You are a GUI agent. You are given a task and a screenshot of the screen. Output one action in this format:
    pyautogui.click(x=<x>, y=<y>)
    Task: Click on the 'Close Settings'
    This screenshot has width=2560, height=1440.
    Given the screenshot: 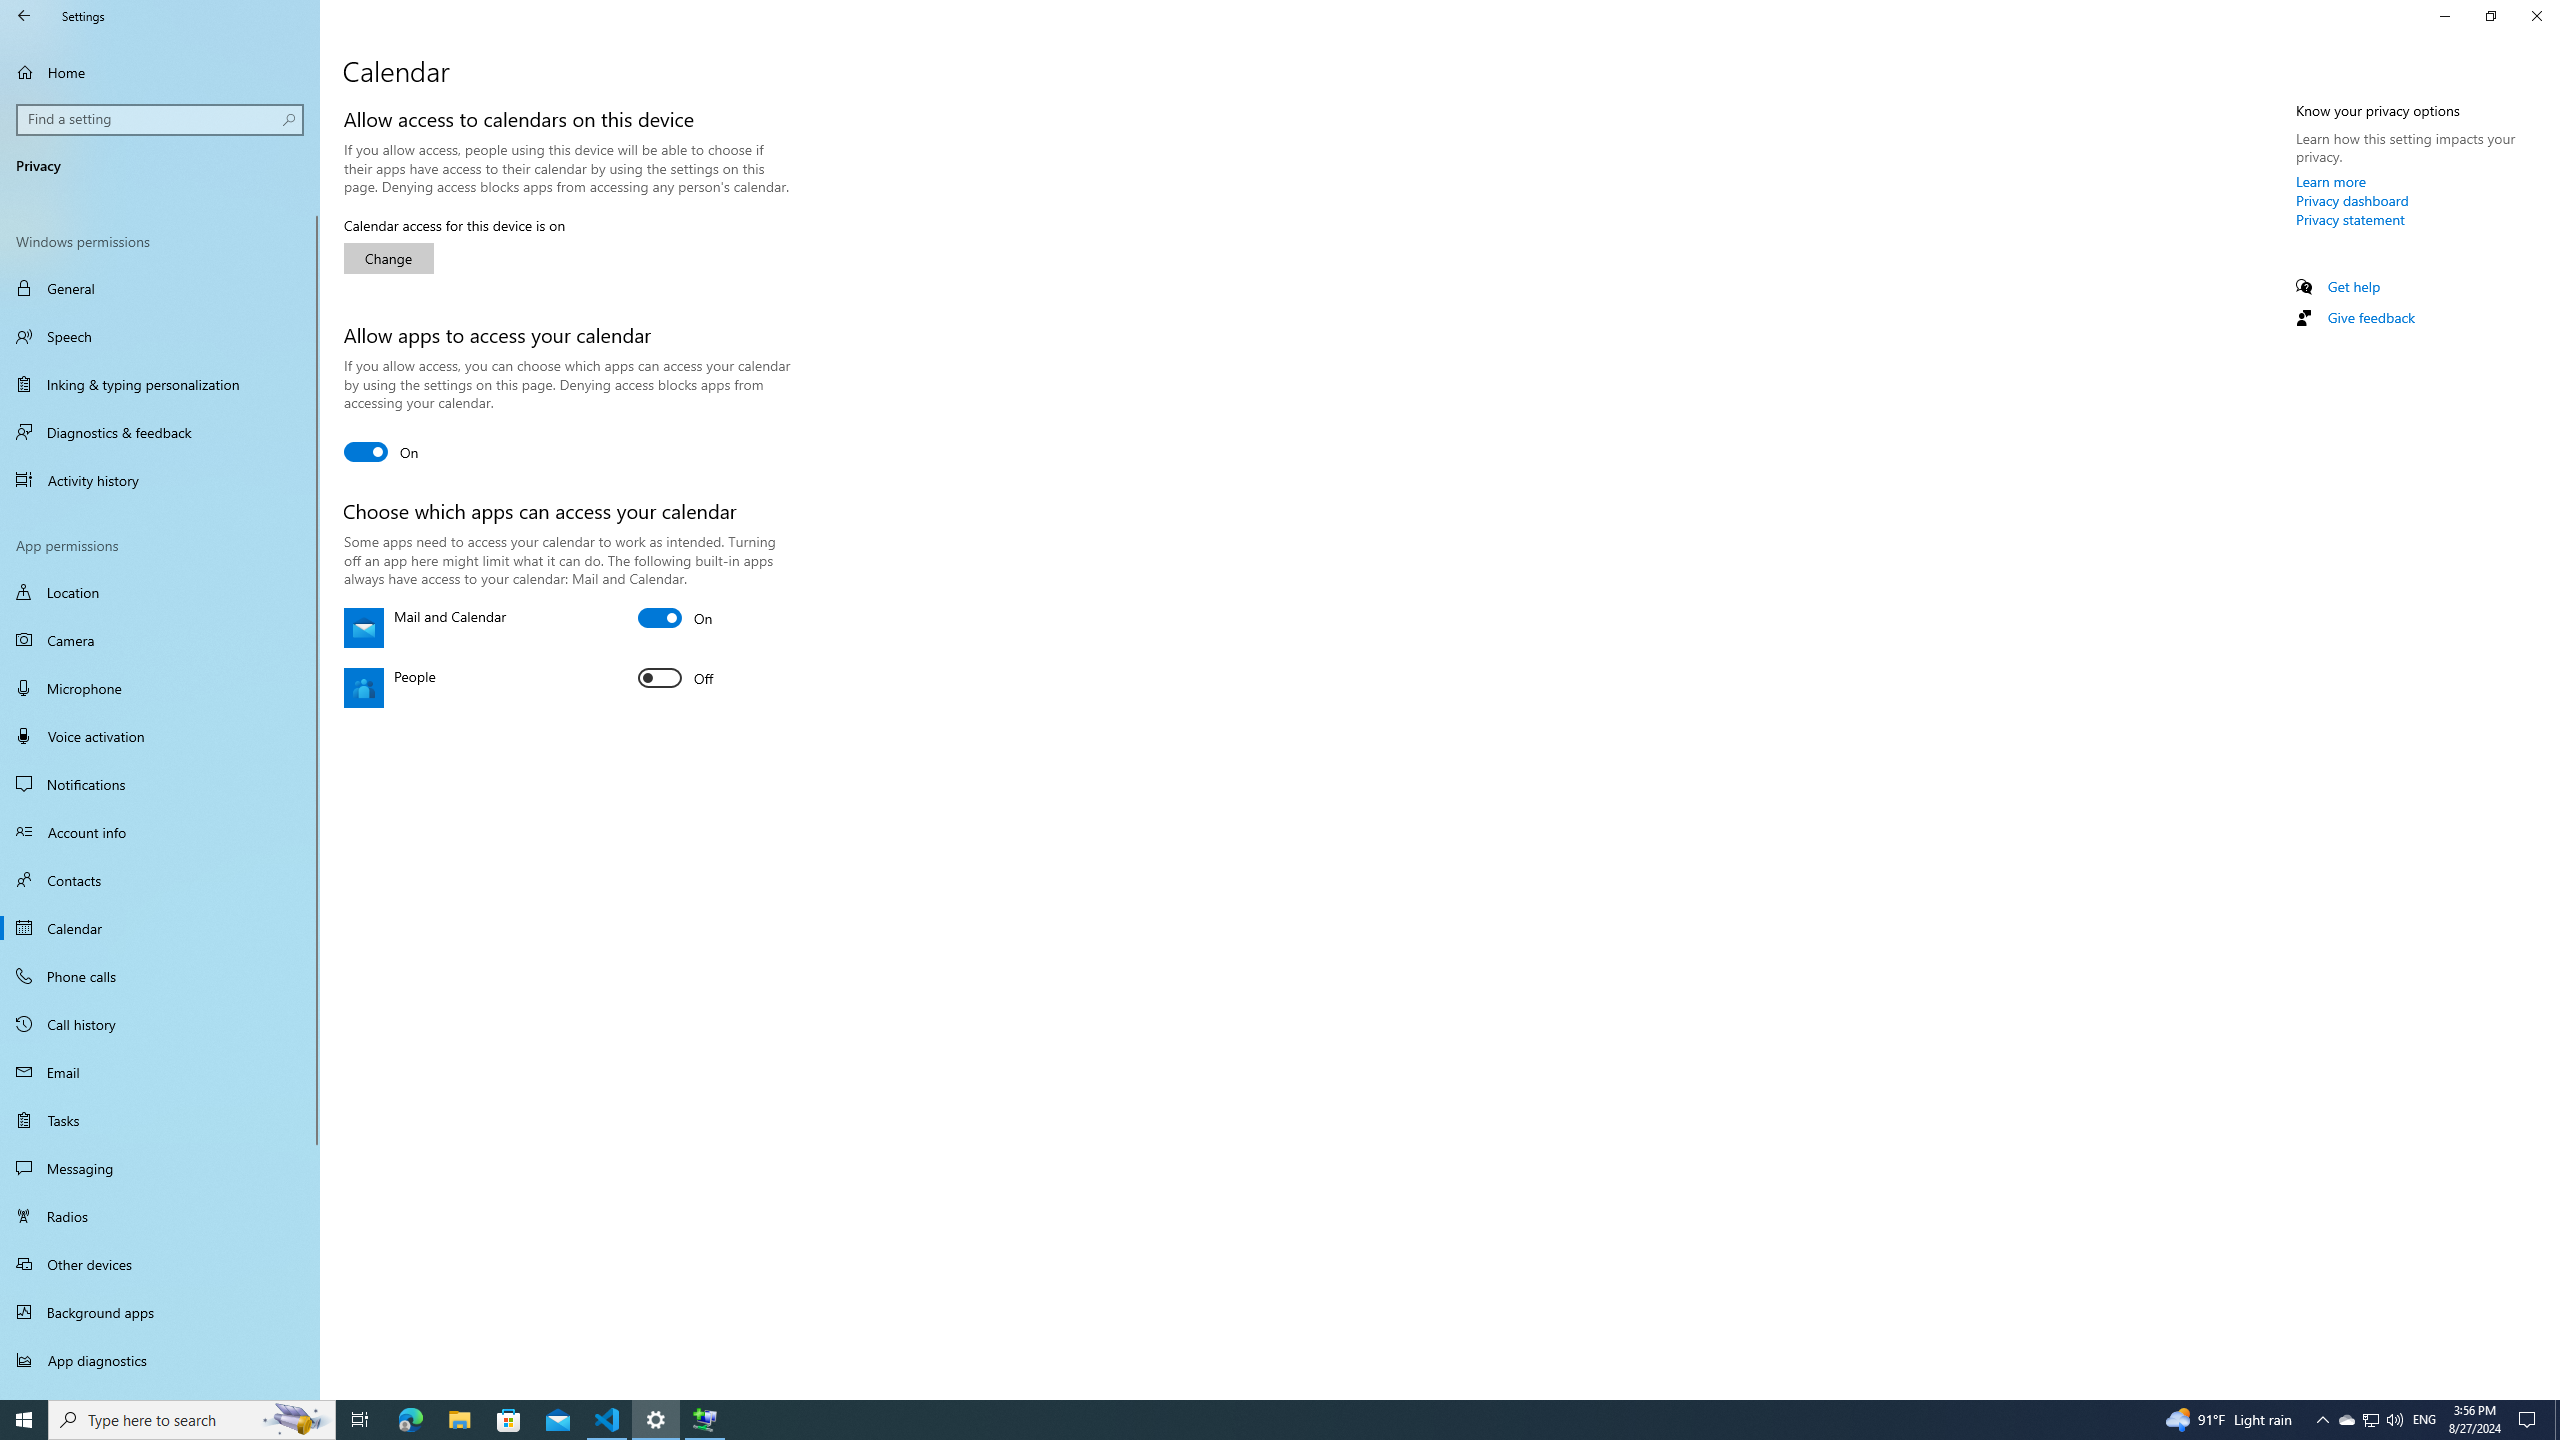 What is the action you would take?
    pyautogui.click(x=2535, y=15)
    